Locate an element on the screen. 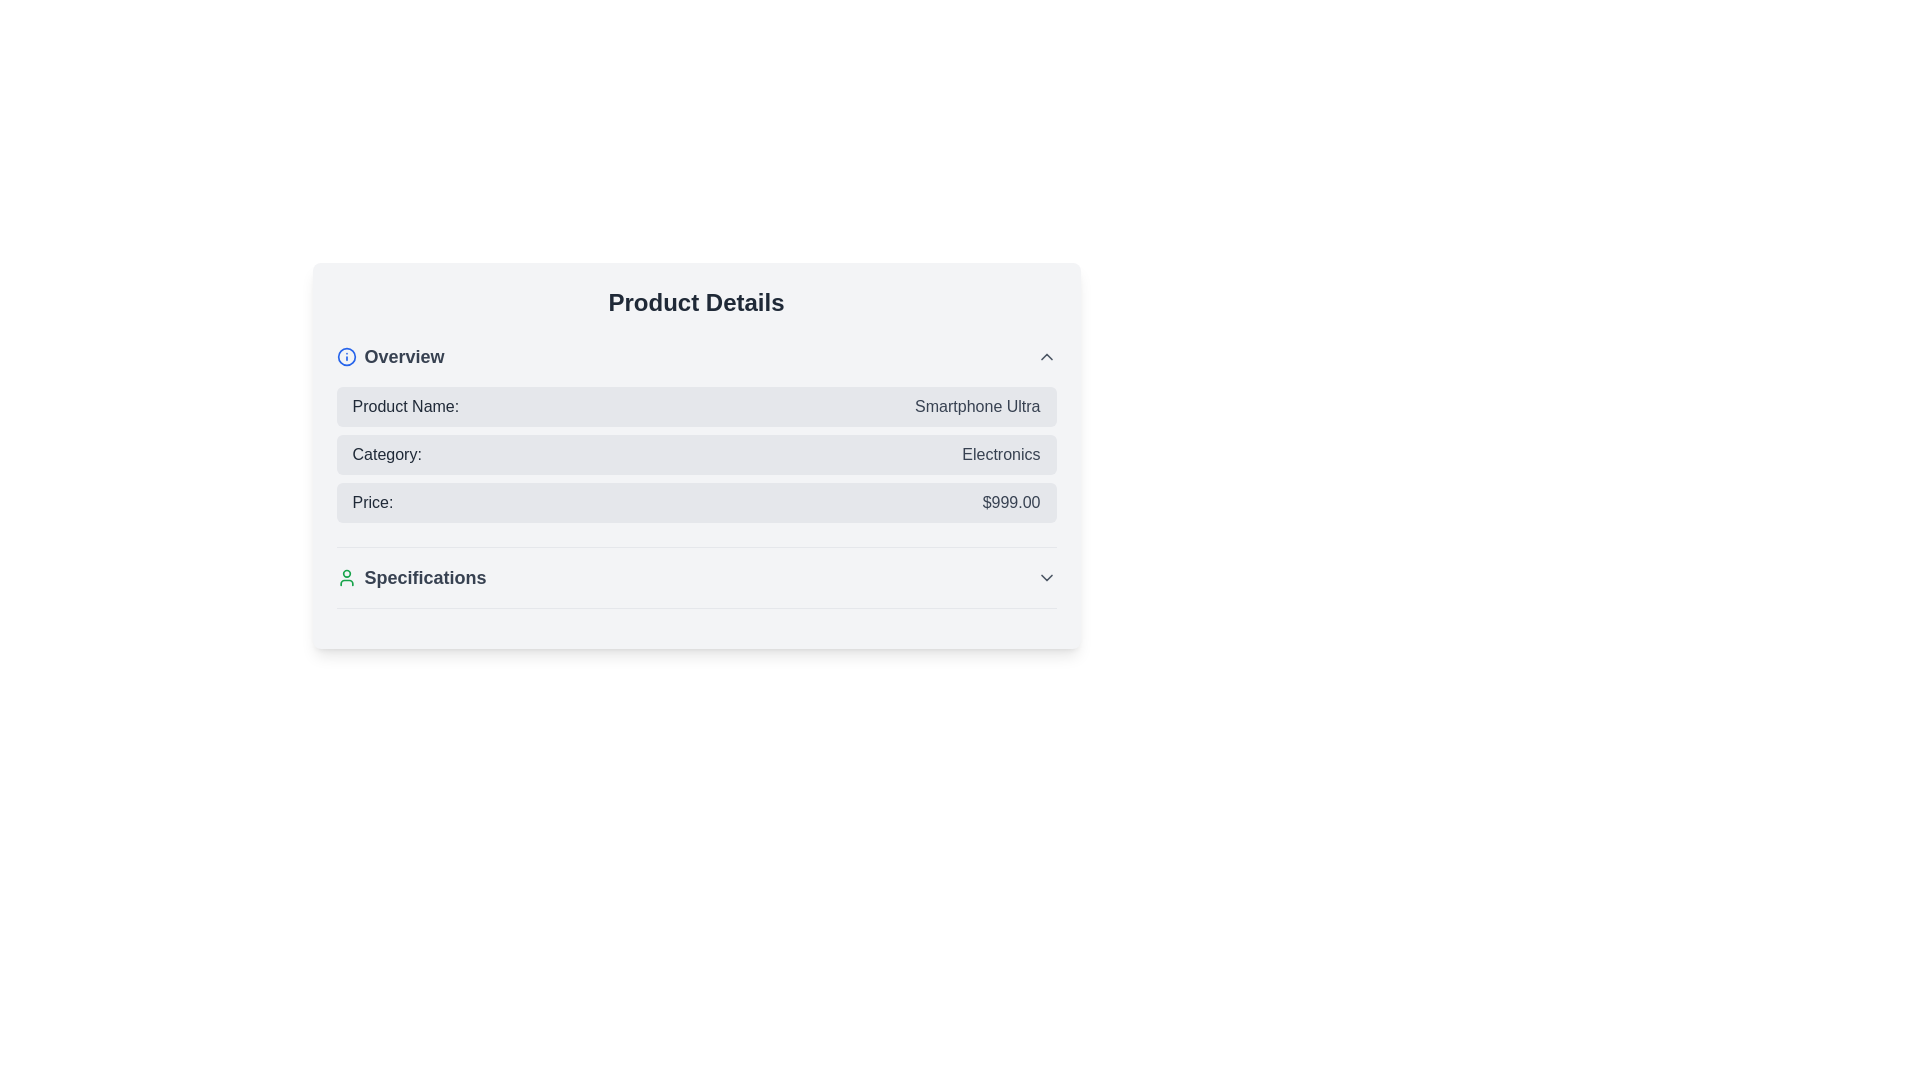  the chevron icon representing the dropdown toggle in the 'Specifications' section to possibly display a tooltip is located at coordinates (1045, 578).